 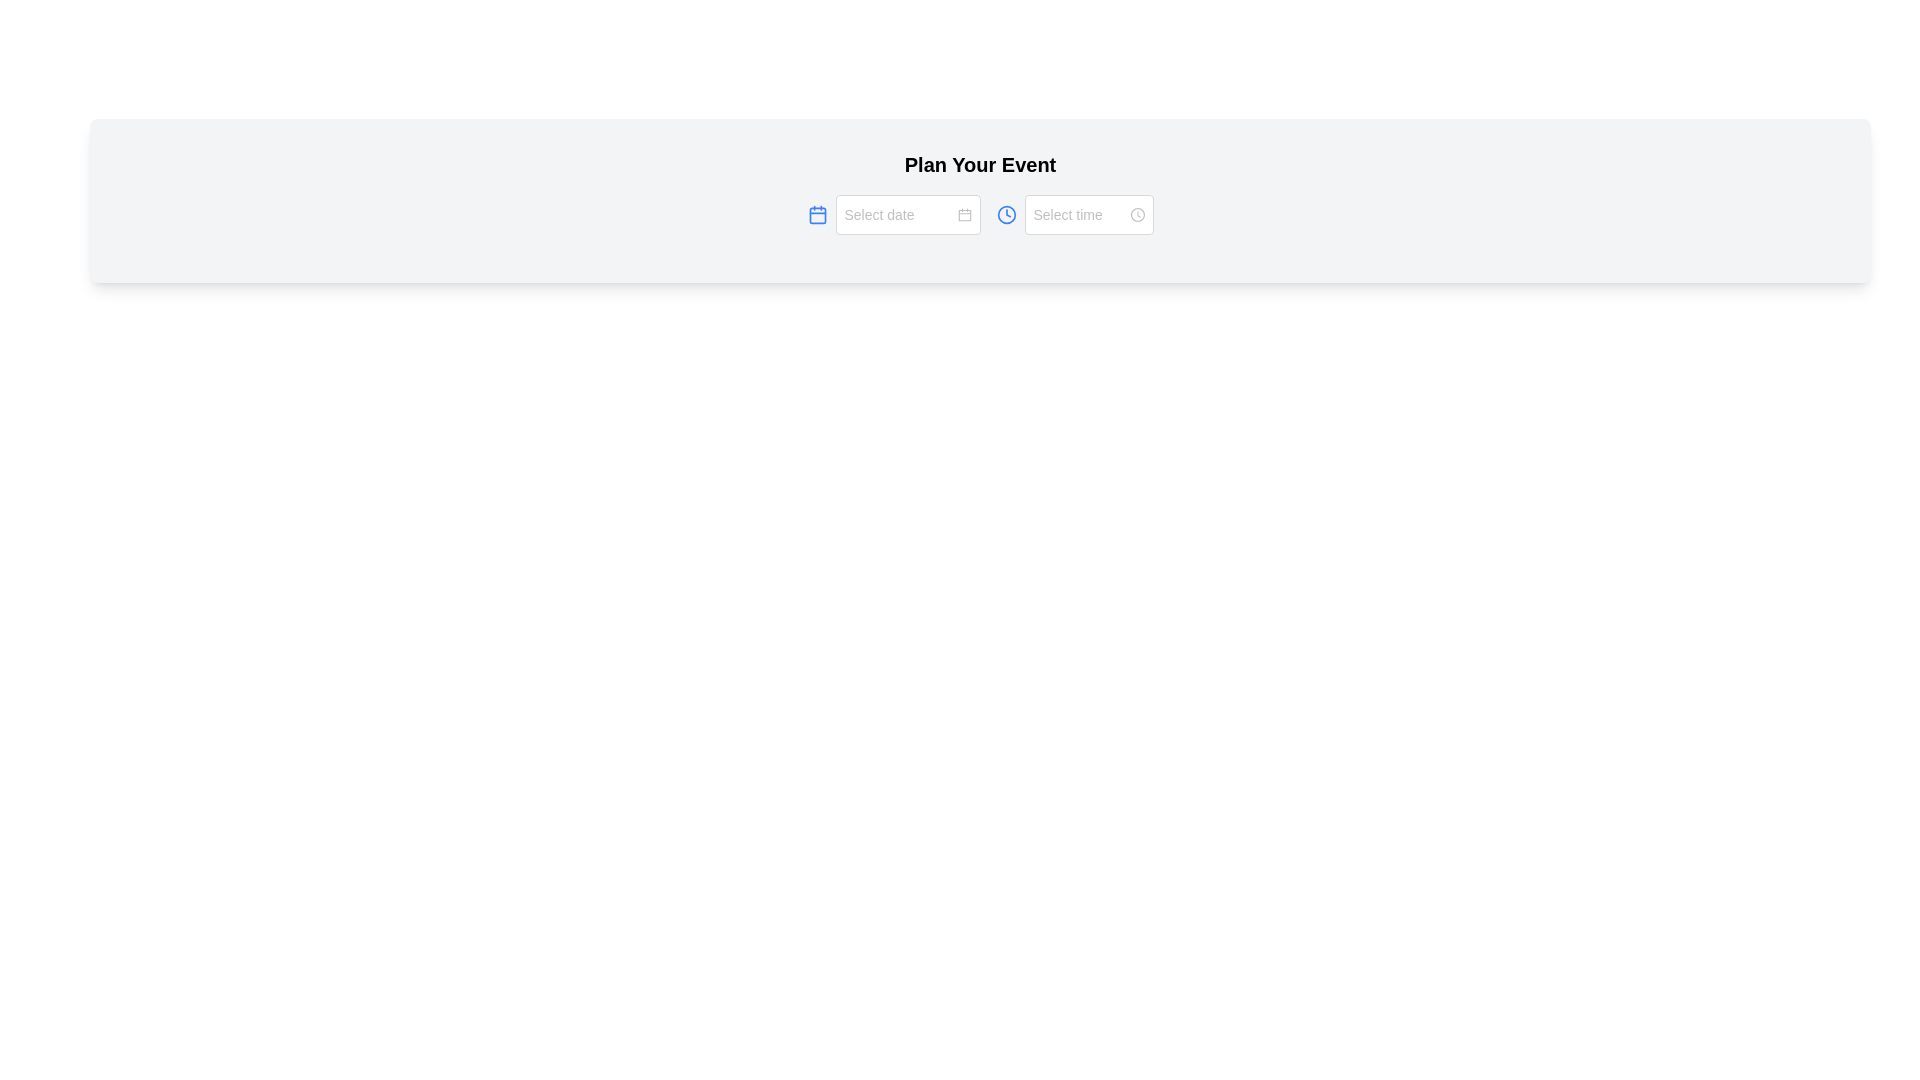 What do you see at coordinates (892, 215) in the screenshot?
I see `the date selection input located on the left side of the horizontal arrangement of two input components` at bounding box center [892, 215].